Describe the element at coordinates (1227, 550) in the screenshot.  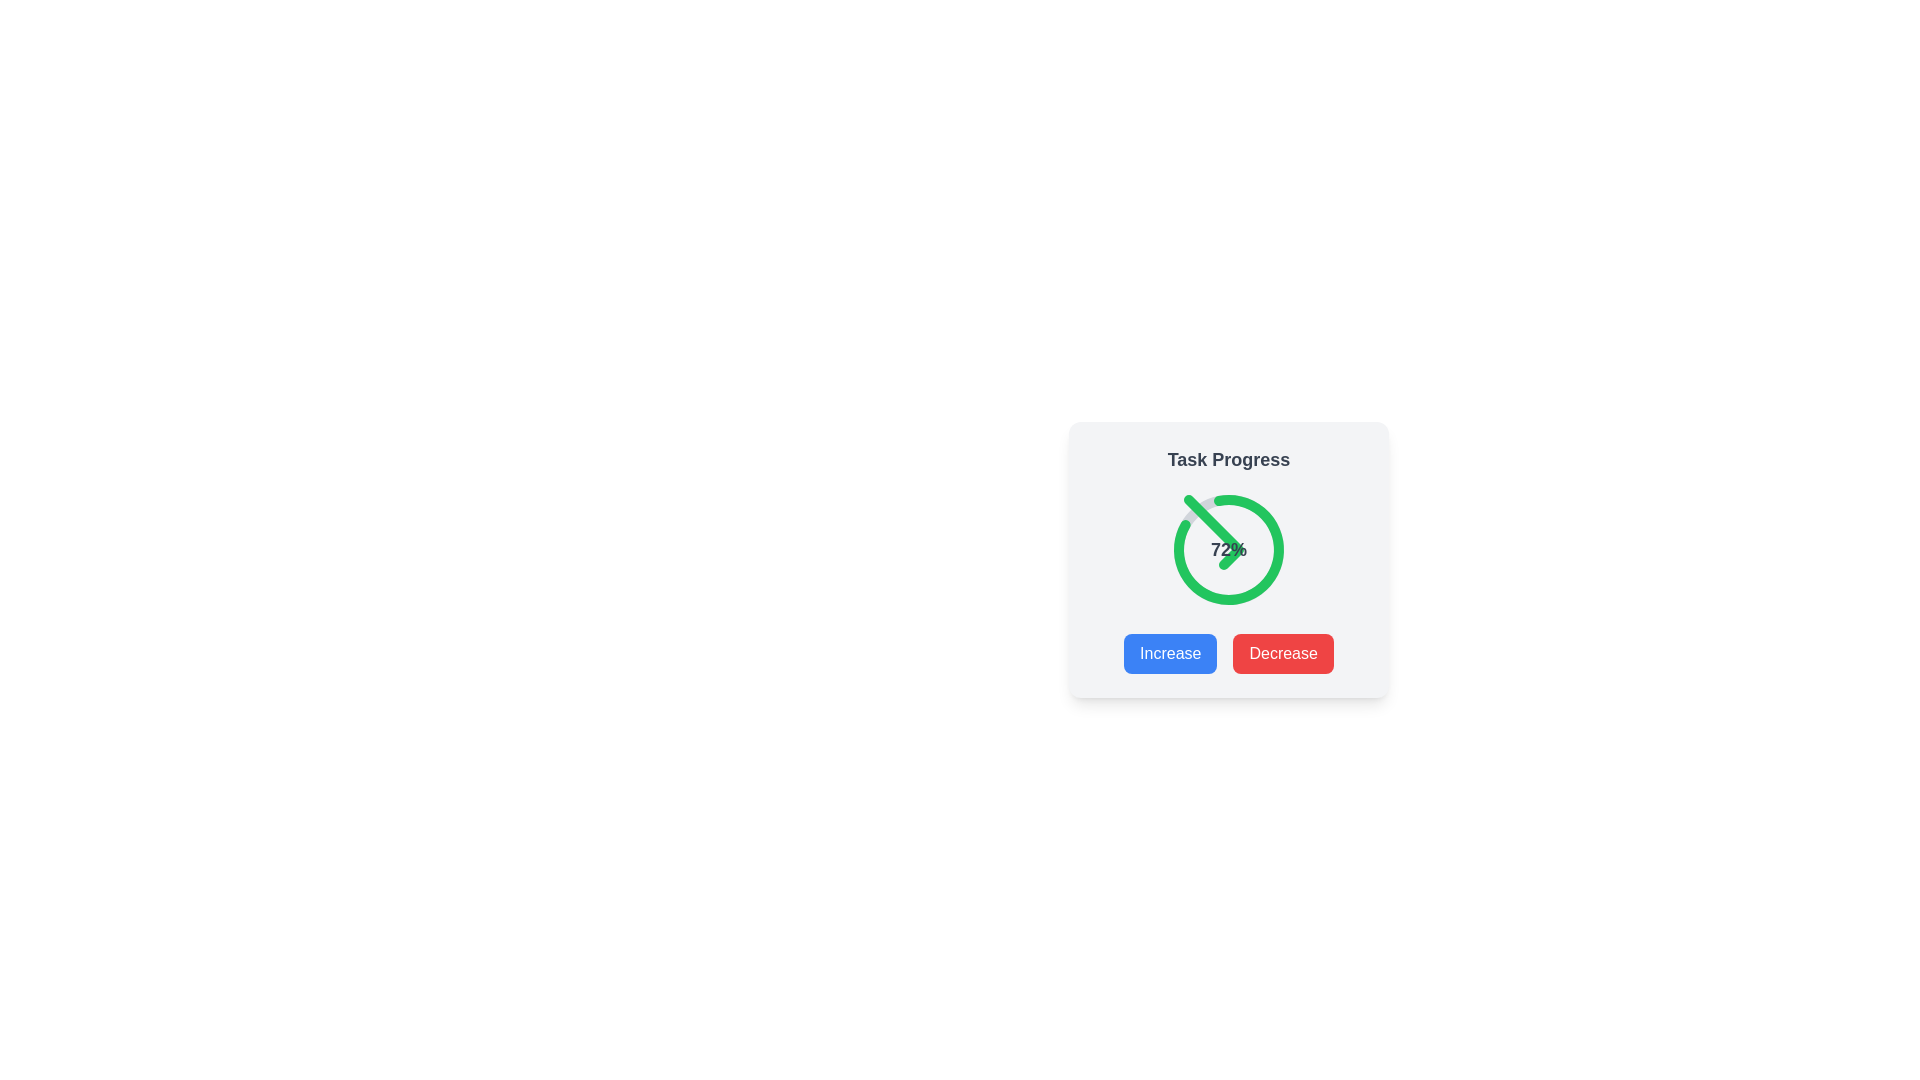
I see `the Circular Progress Bar displaying '72%' which is centrally located within the 'Task Progress' card component` at that location.